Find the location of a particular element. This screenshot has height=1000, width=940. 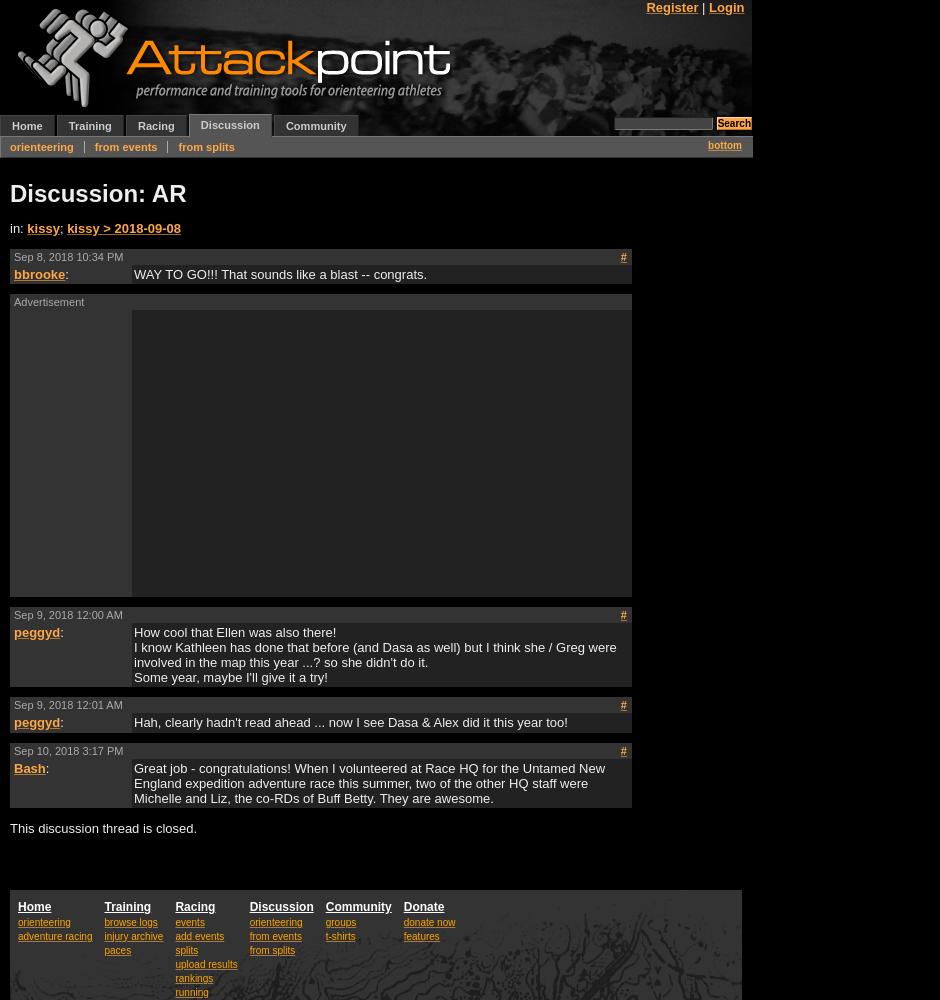

'in:' is located at coordinates (18, 226).